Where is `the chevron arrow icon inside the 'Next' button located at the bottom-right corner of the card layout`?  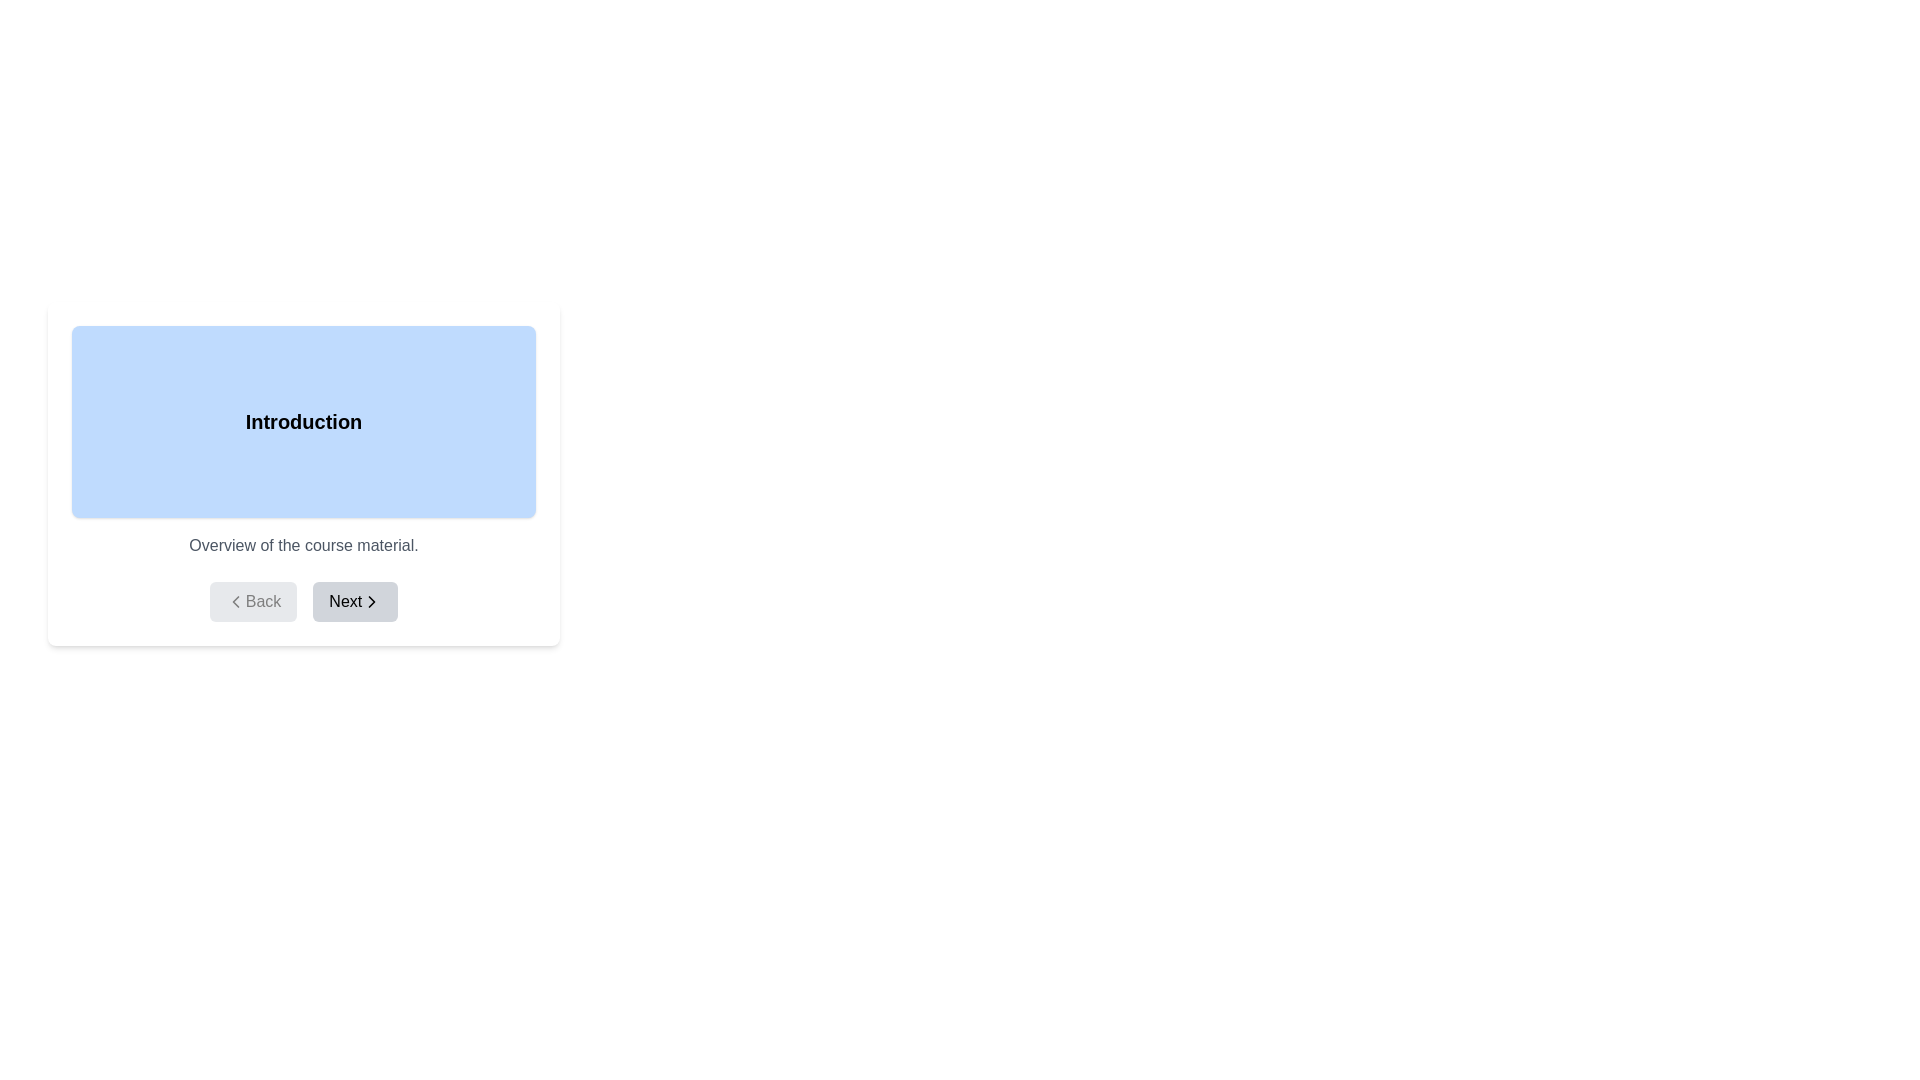
the chevron arrow icon inside the 'Next' button located at the bottom-right corner of the card layout is located at coordinates (372, 600).